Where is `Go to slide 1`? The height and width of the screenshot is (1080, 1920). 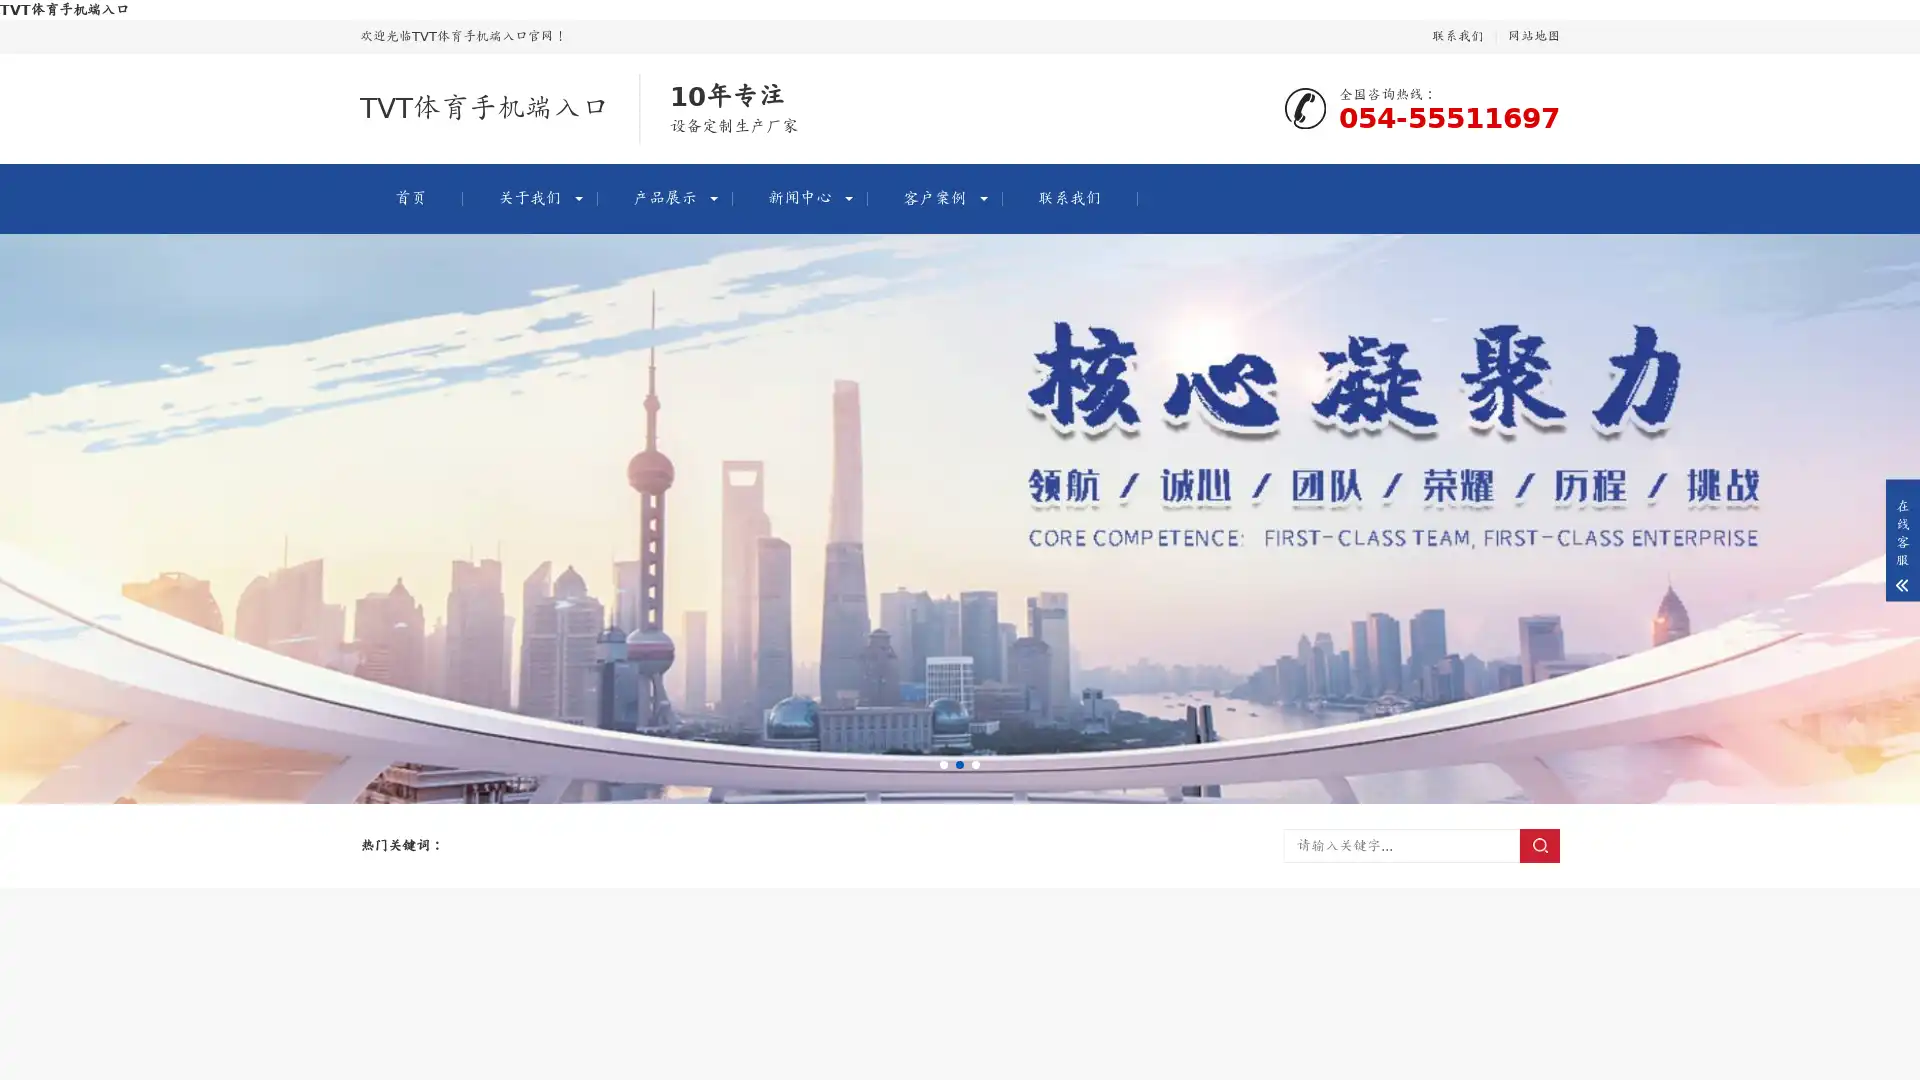 Go to slide 1 is located at coordinates (943, 764).